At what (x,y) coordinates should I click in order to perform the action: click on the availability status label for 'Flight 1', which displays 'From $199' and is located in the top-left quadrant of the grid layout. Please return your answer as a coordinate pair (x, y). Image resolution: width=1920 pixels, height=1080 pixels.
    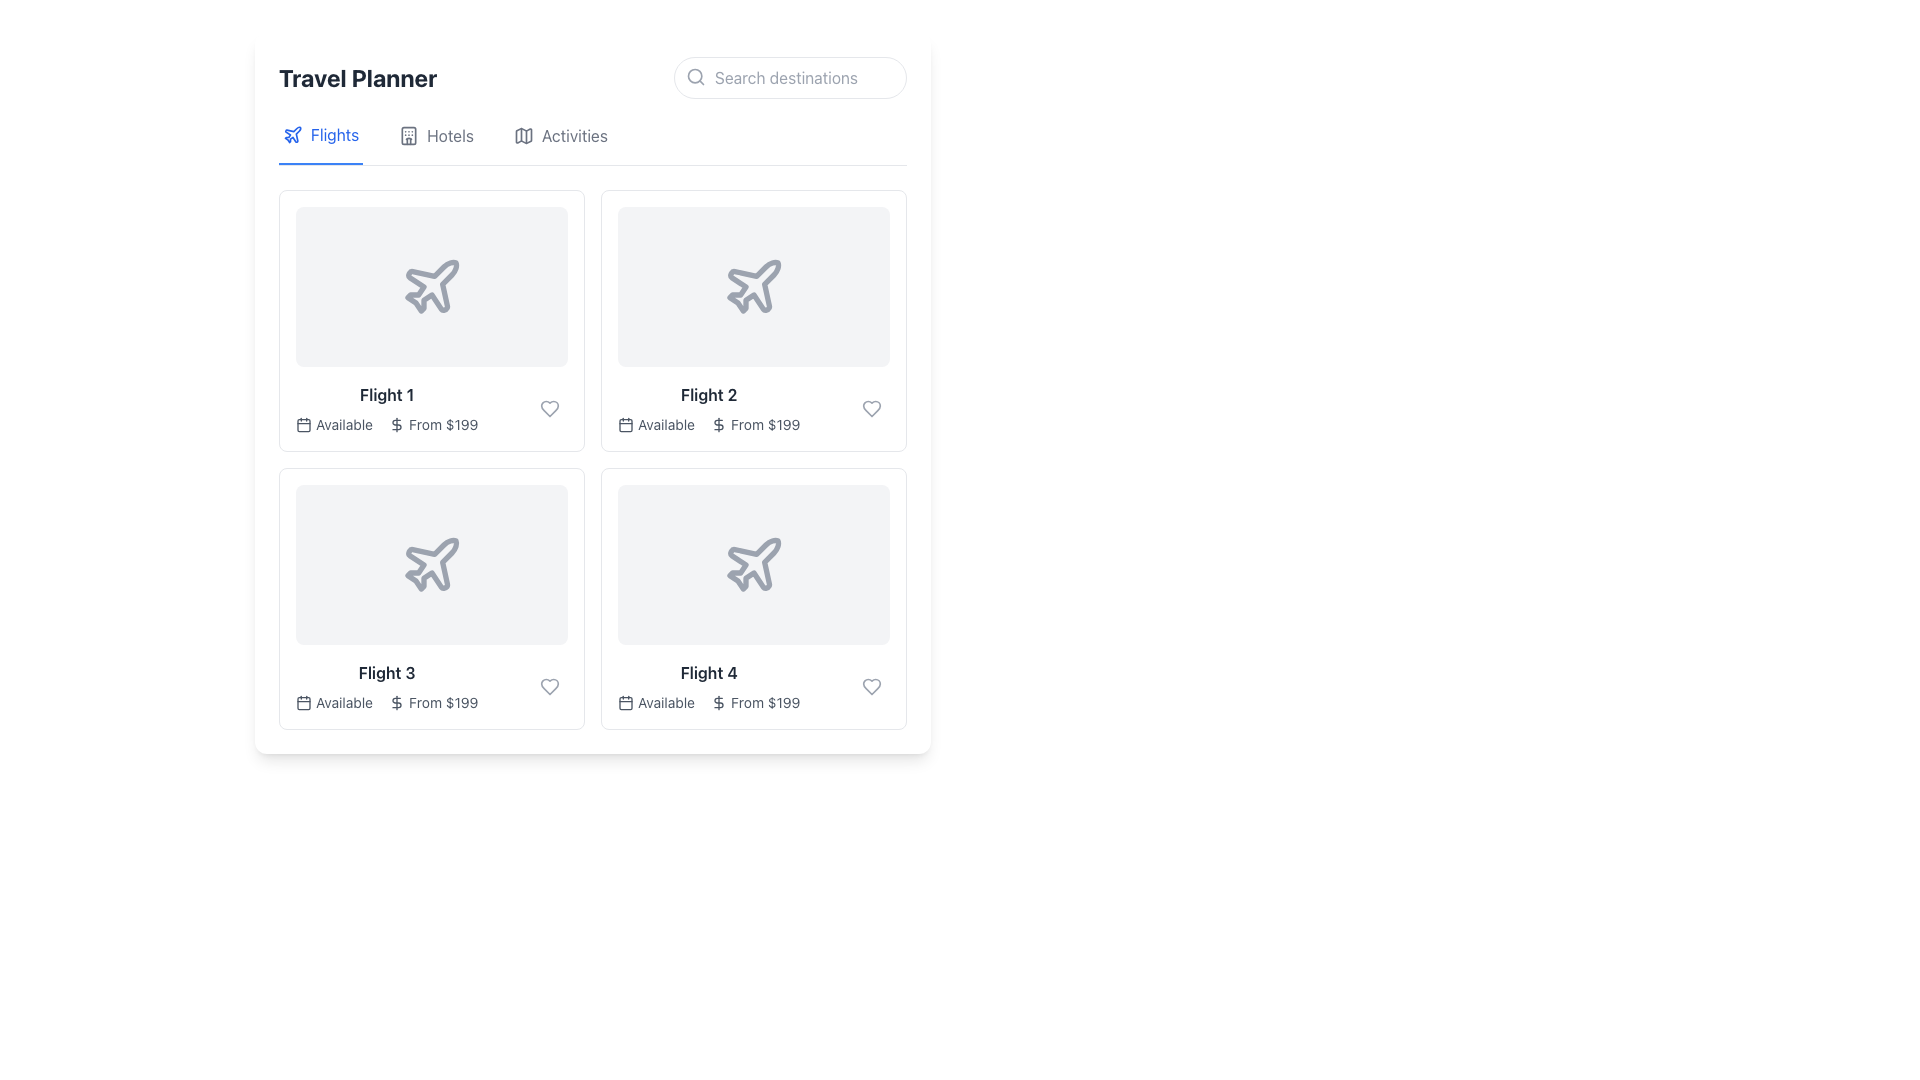
    Looking at the image, I should click on (334, 423).